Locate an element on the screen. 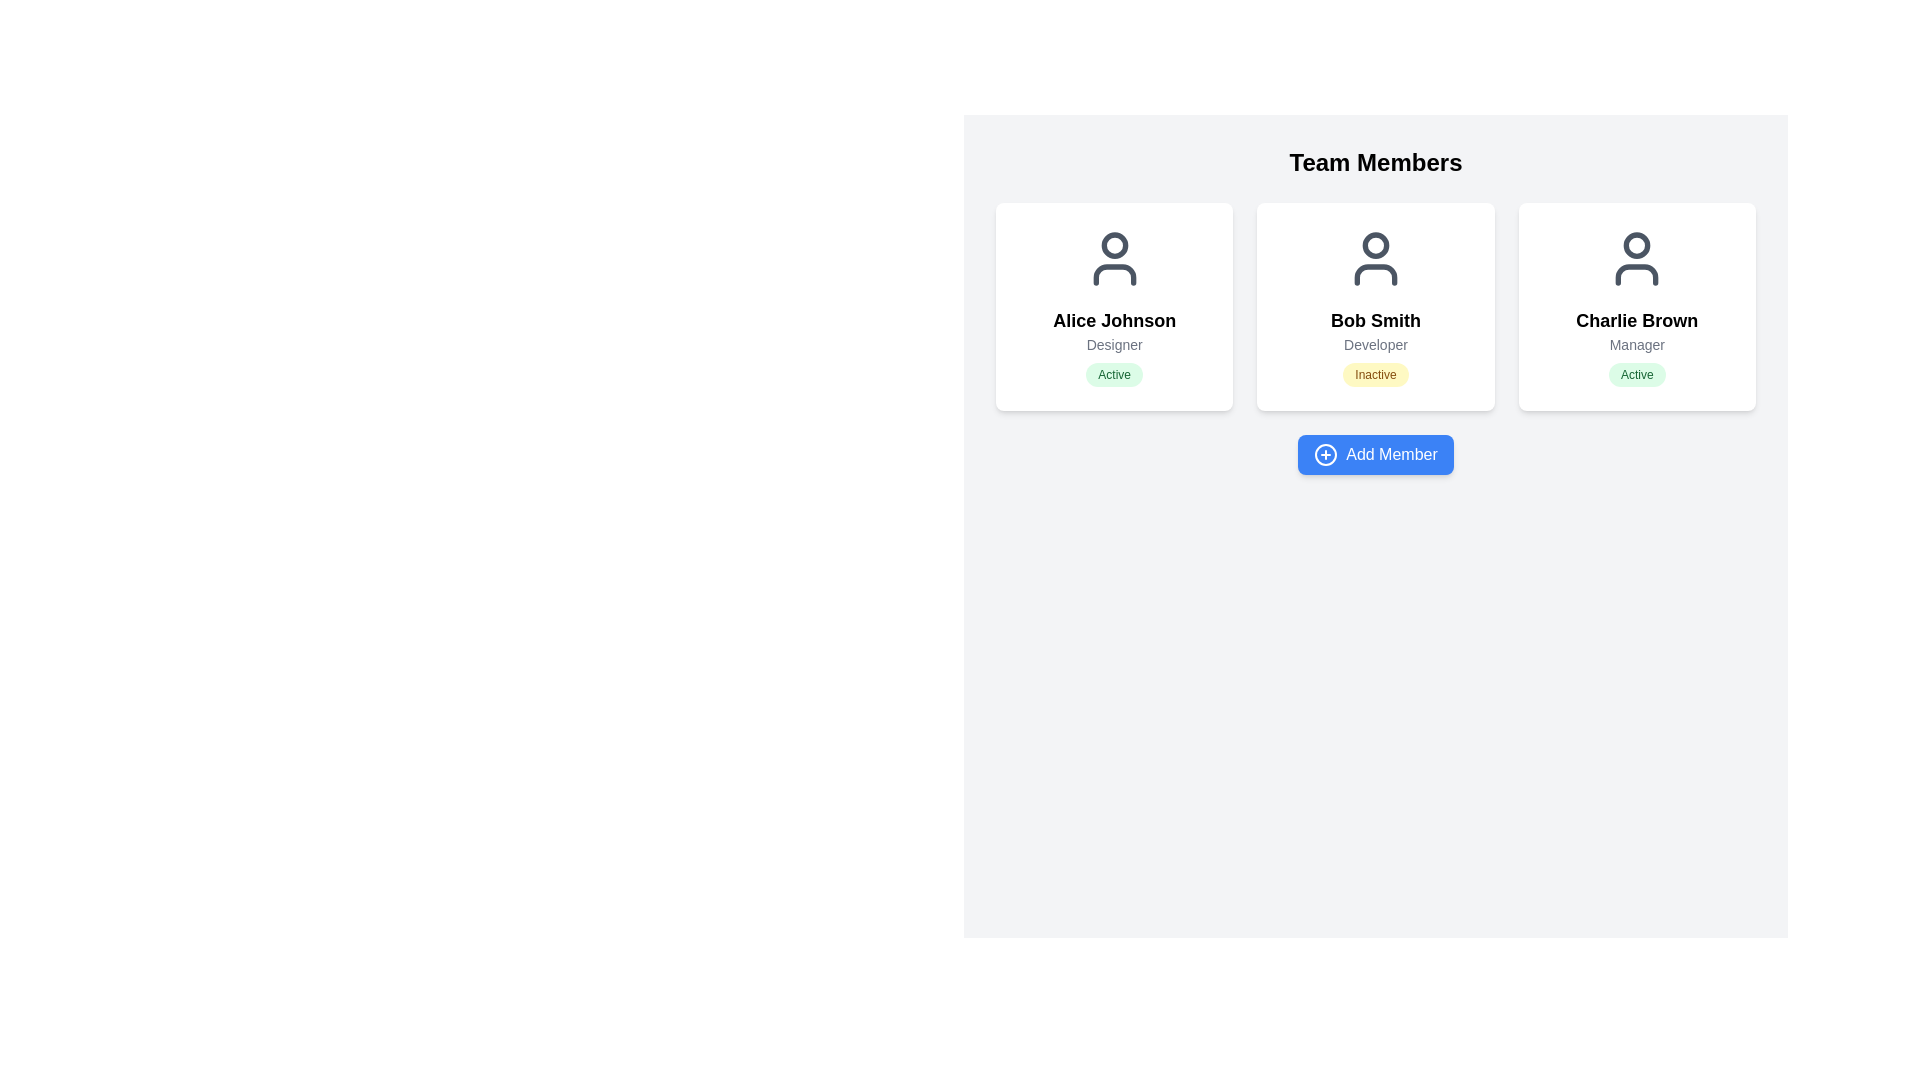 The image size is (1920, 1080). text label displaying 'Designer' located centrally within the card layout, beneath the name 'Alice Johnson' and above the 'Active' status indicator is located at coordinates (1113, 343).